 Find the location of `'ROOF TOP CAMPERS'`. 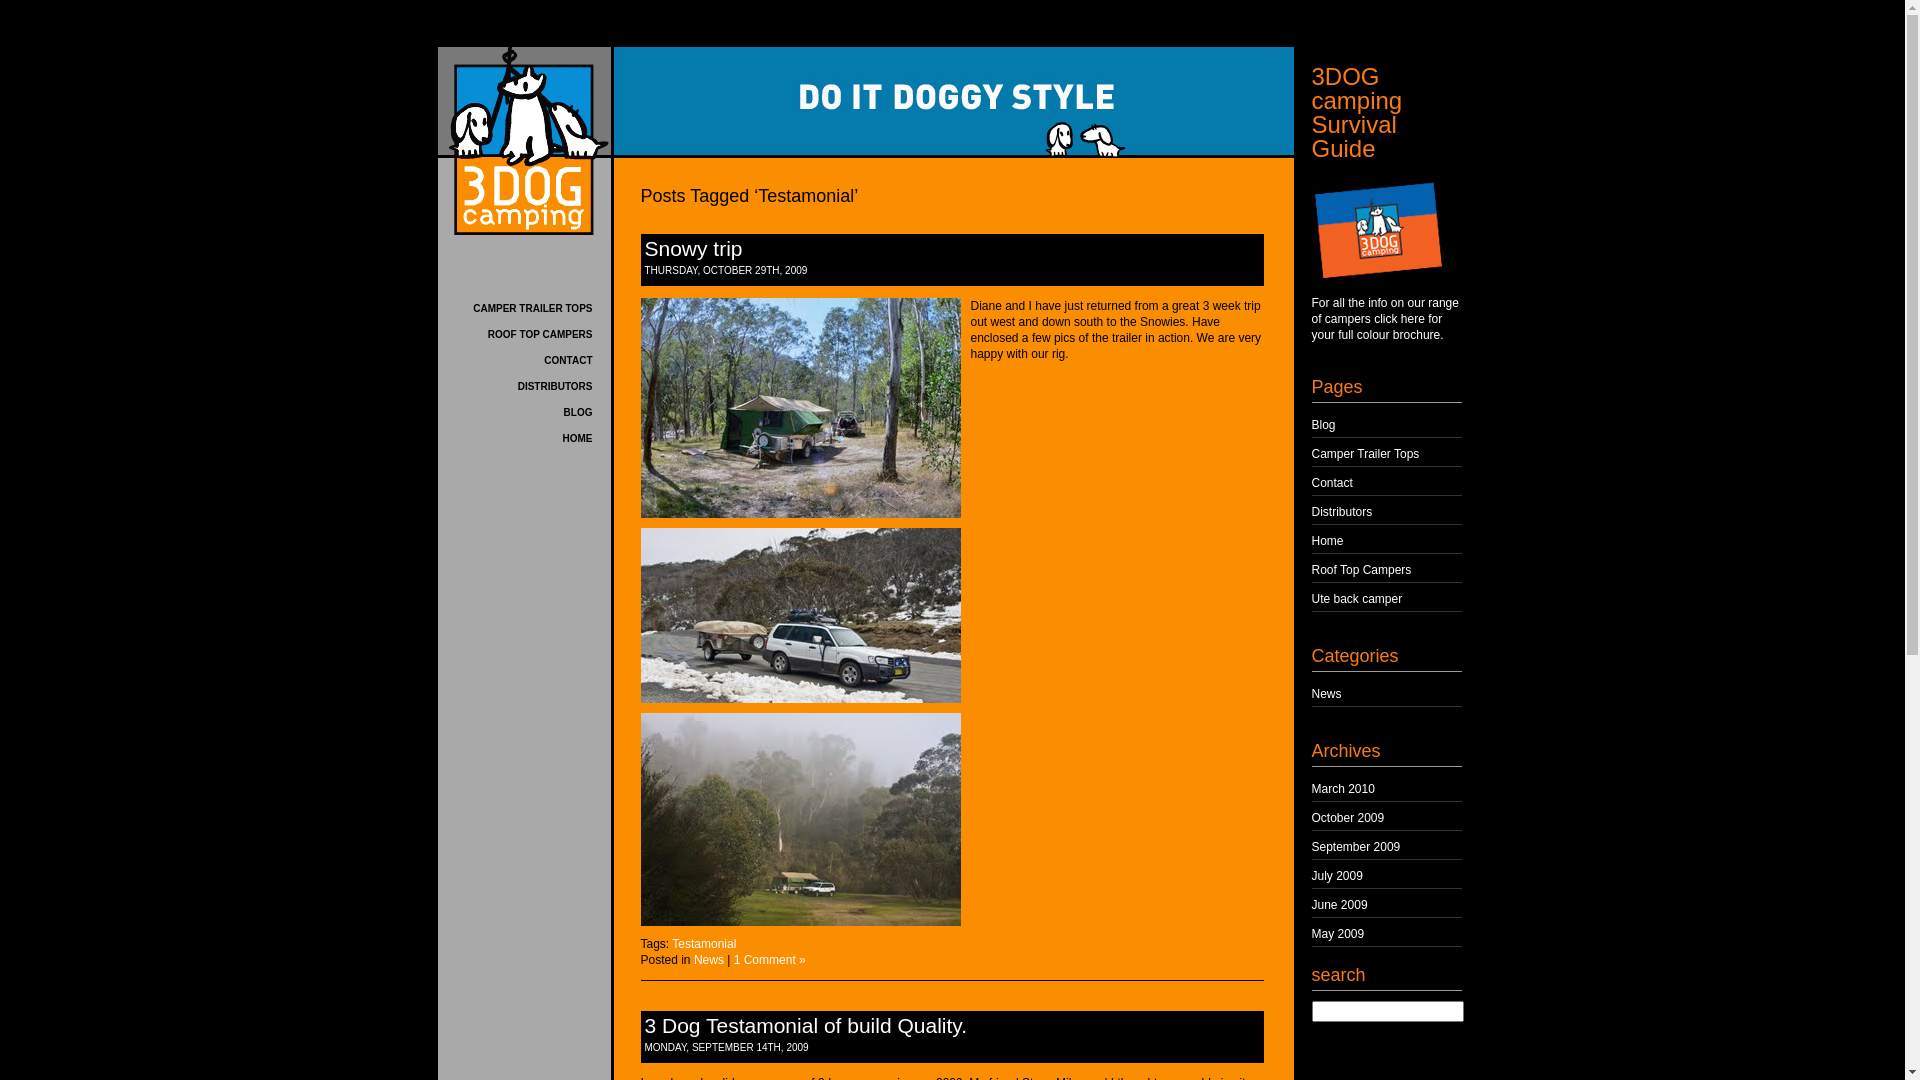

'ROOF TOP CAMPERS' is located at coordinates (540, 333).